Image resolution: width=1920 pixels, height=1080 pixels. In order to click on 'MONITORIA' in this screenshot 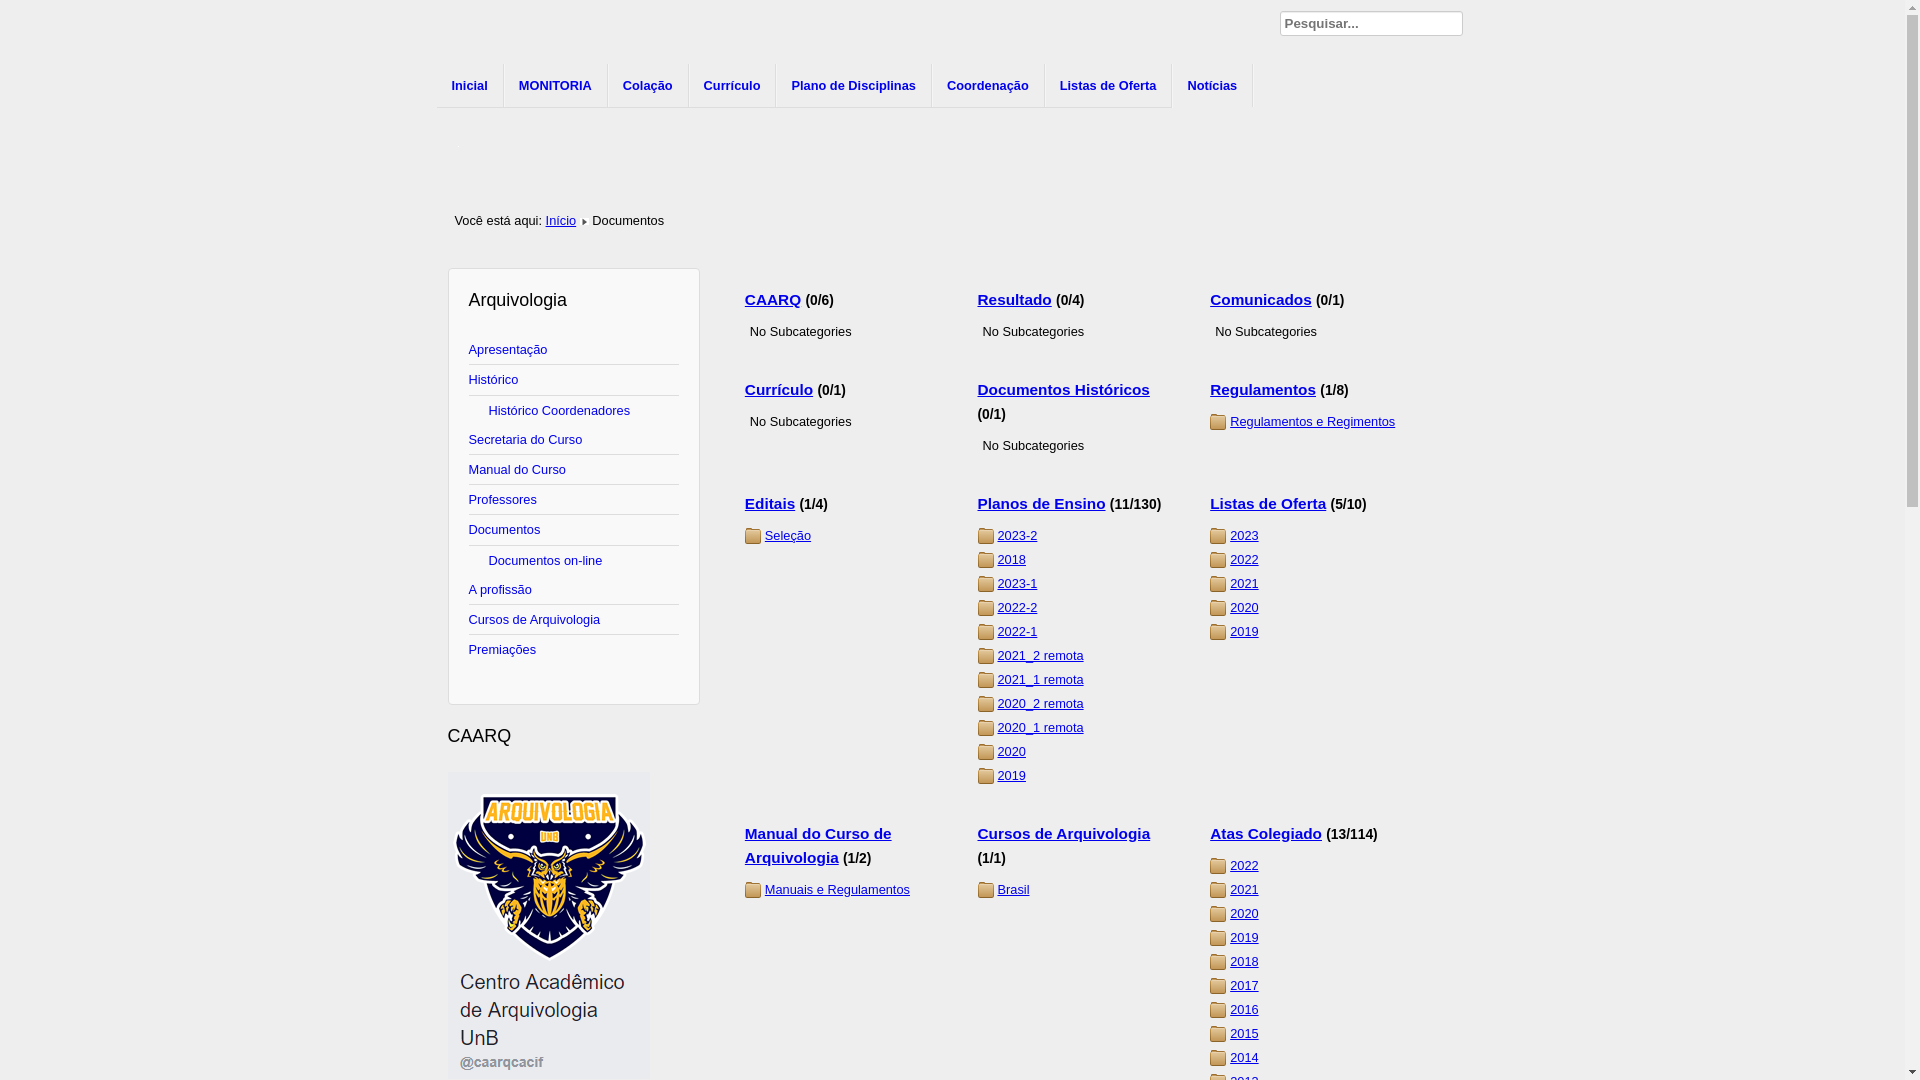, I will do `click(556, 84)`.